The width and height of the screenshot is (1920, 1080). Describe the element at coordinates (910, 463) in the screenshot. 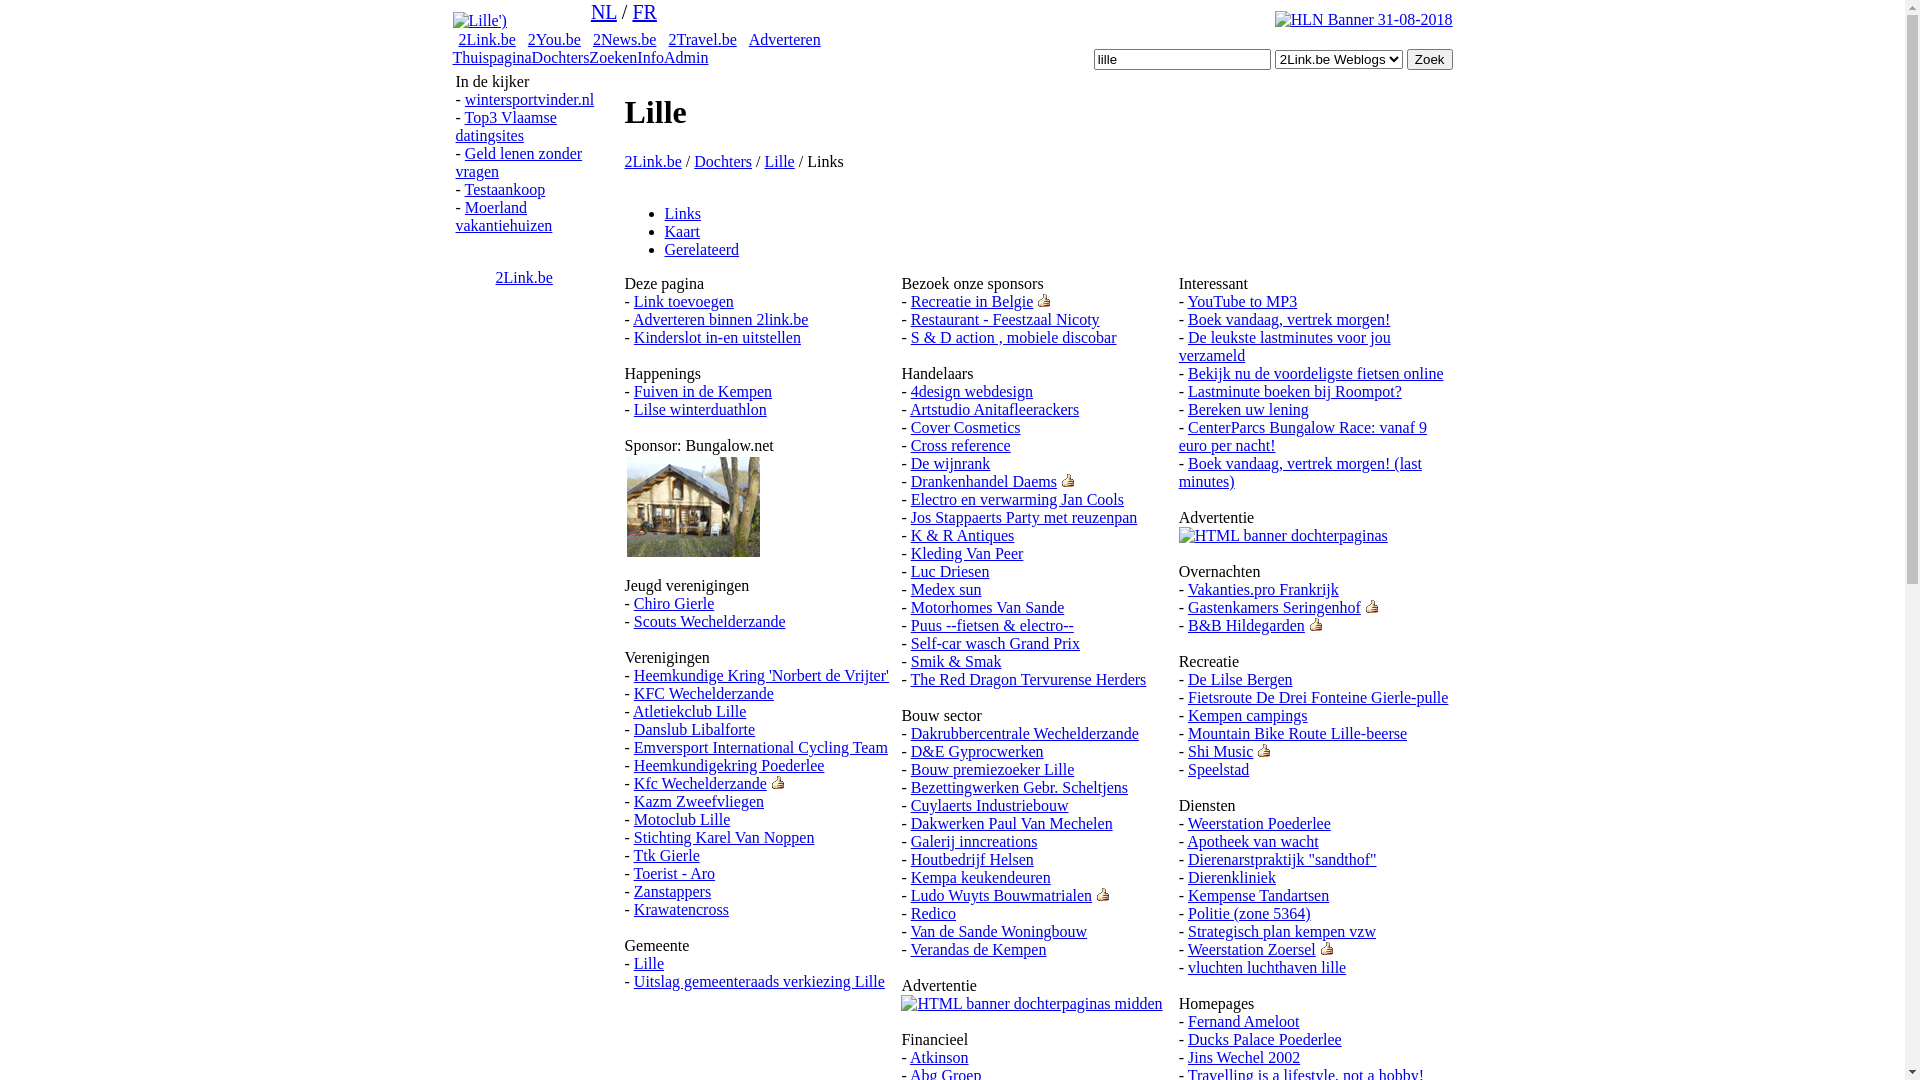

I see `'De wijnrank'` at that location.